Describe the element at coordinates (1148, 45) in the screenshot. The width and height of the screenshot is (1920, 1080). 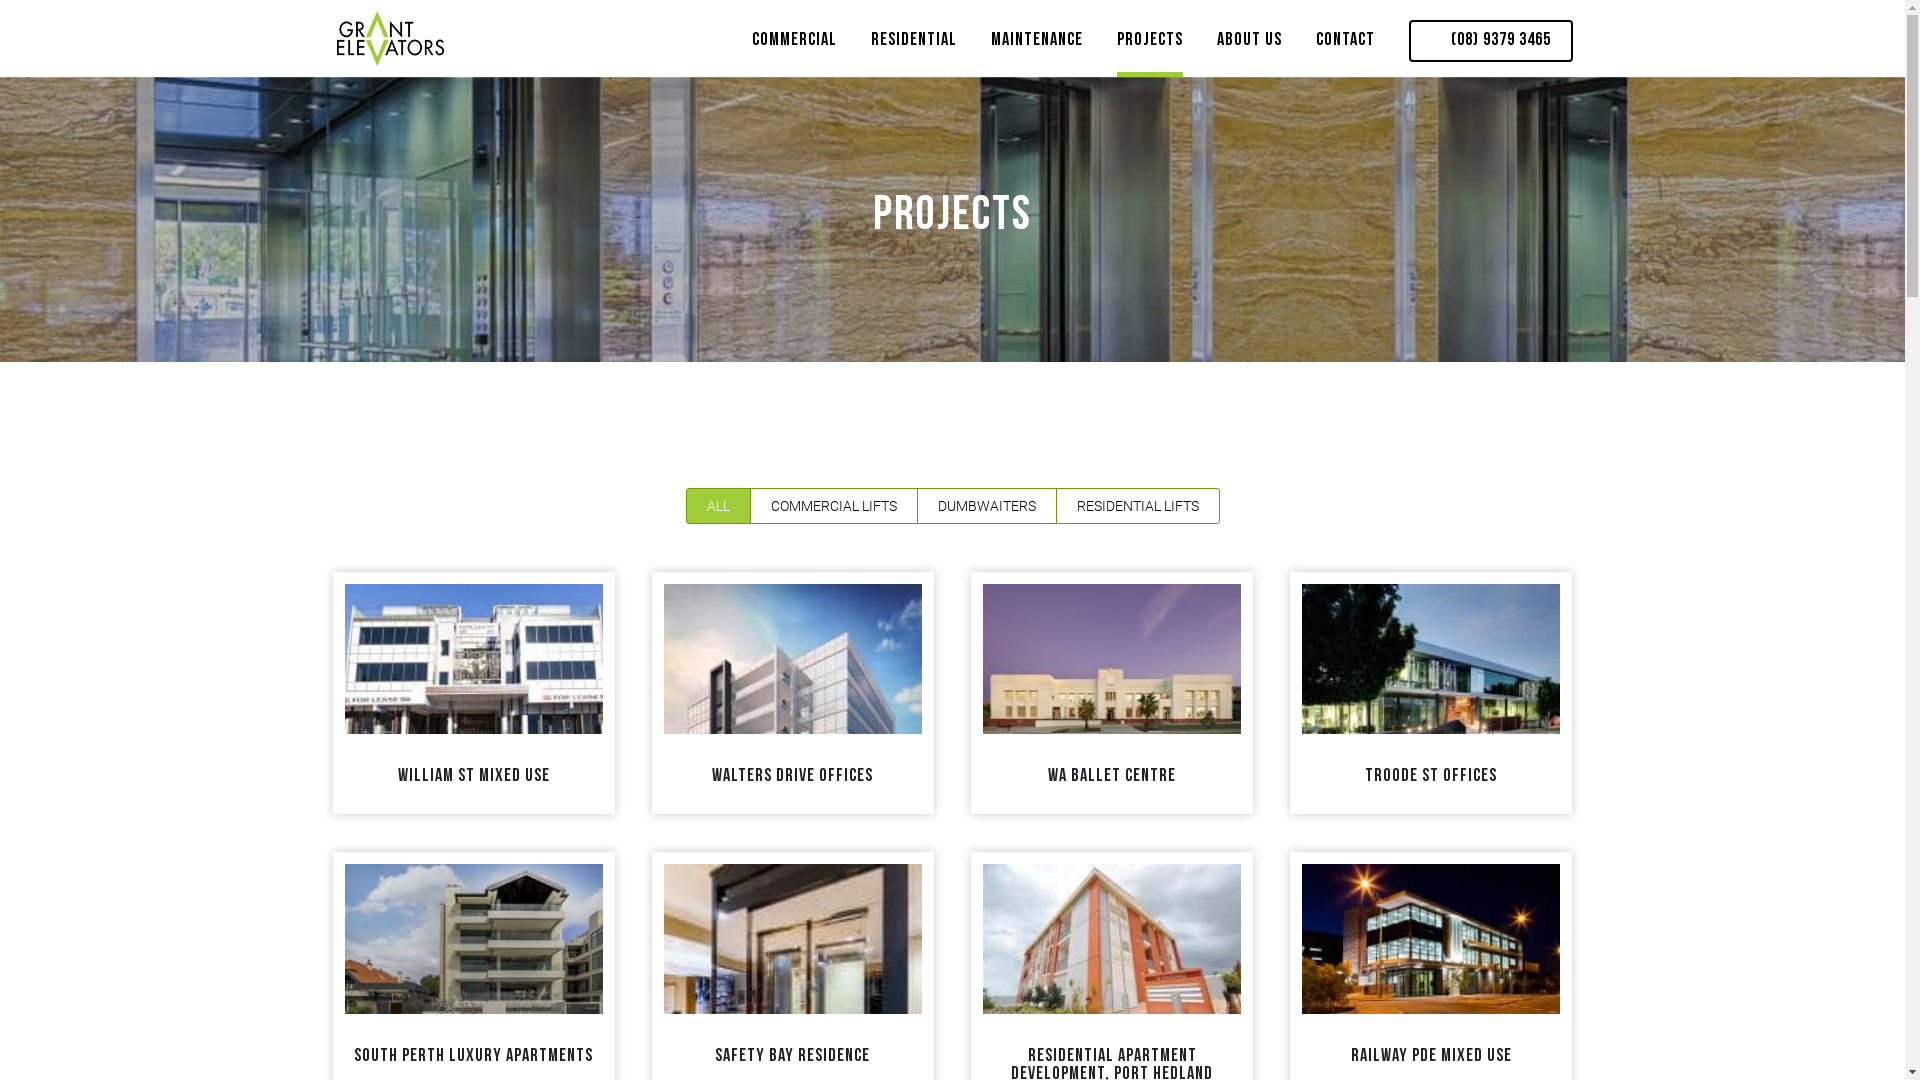
I see `'PROJECTS'` at that location.